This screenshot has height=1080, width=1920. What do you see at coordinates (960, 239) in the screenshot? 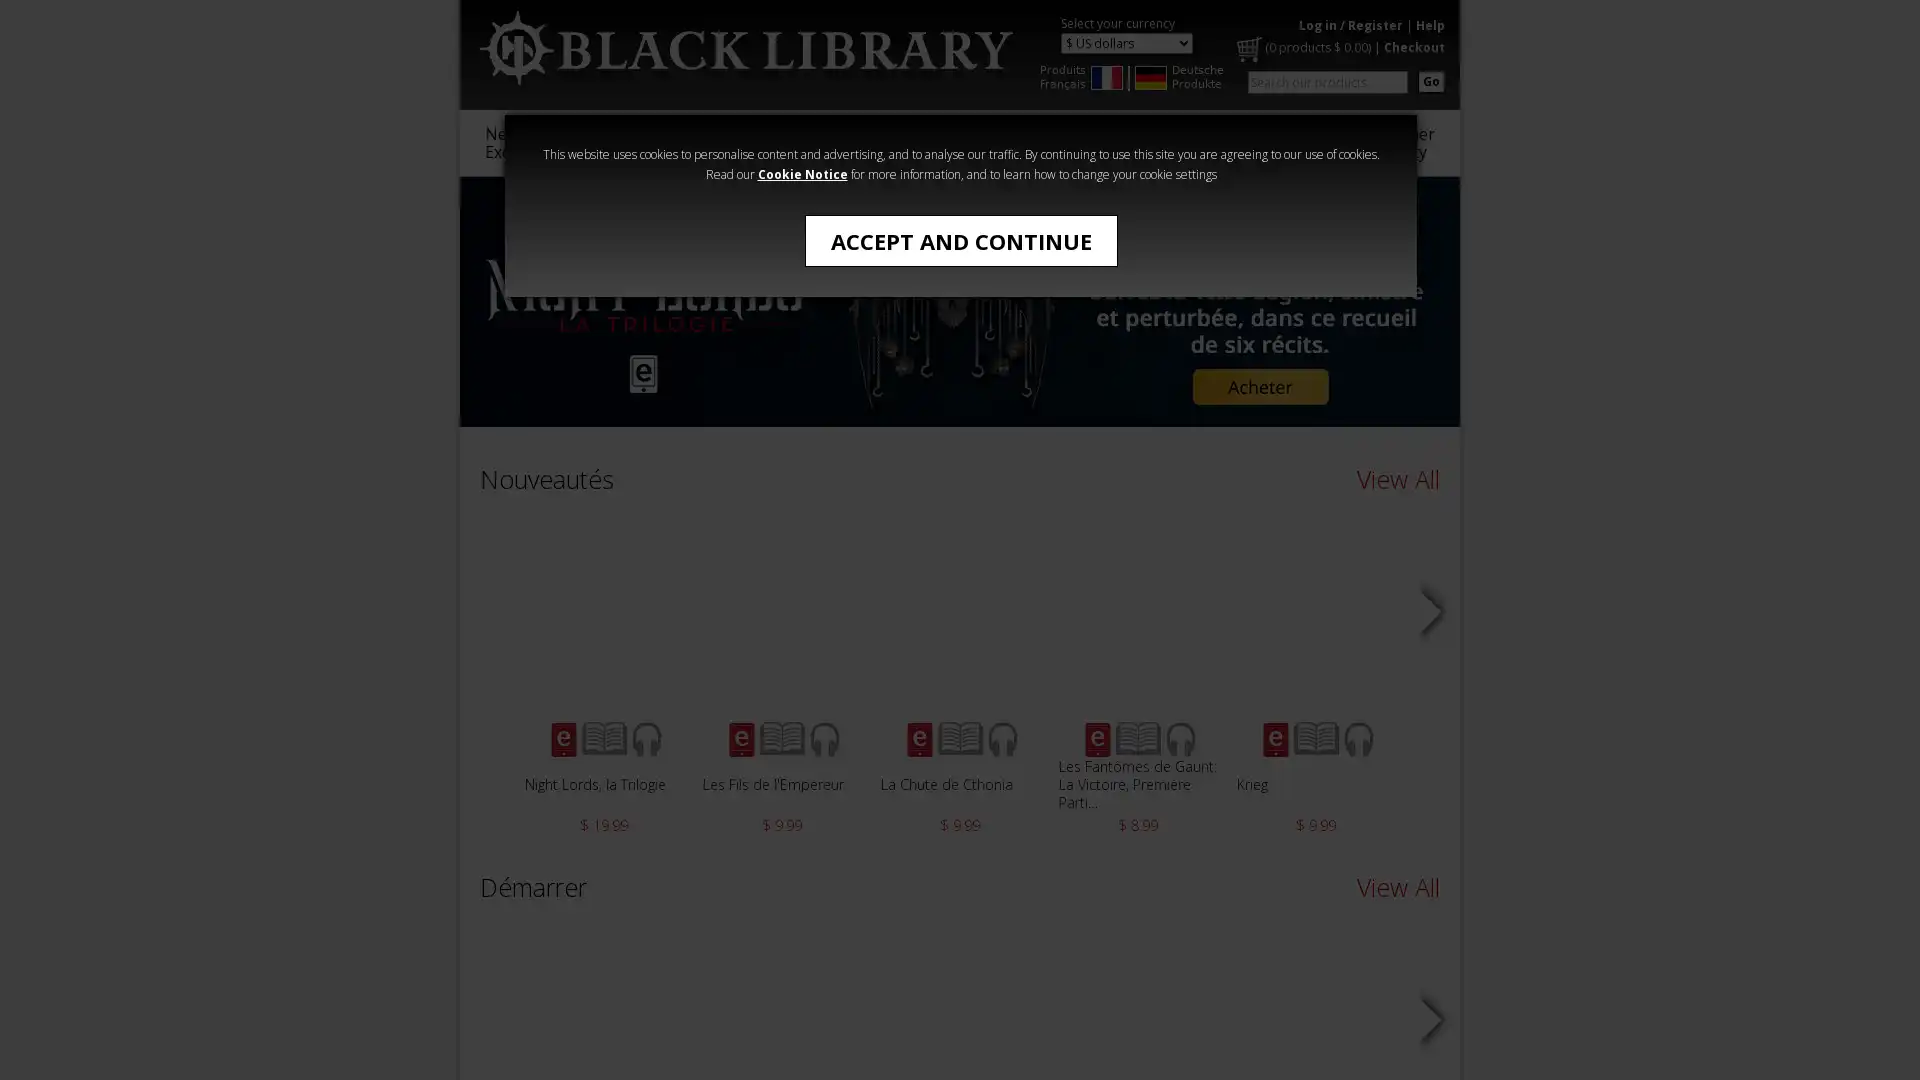
I see `ACCEPT AND CONTINUE` at bounding box center [960, 239].